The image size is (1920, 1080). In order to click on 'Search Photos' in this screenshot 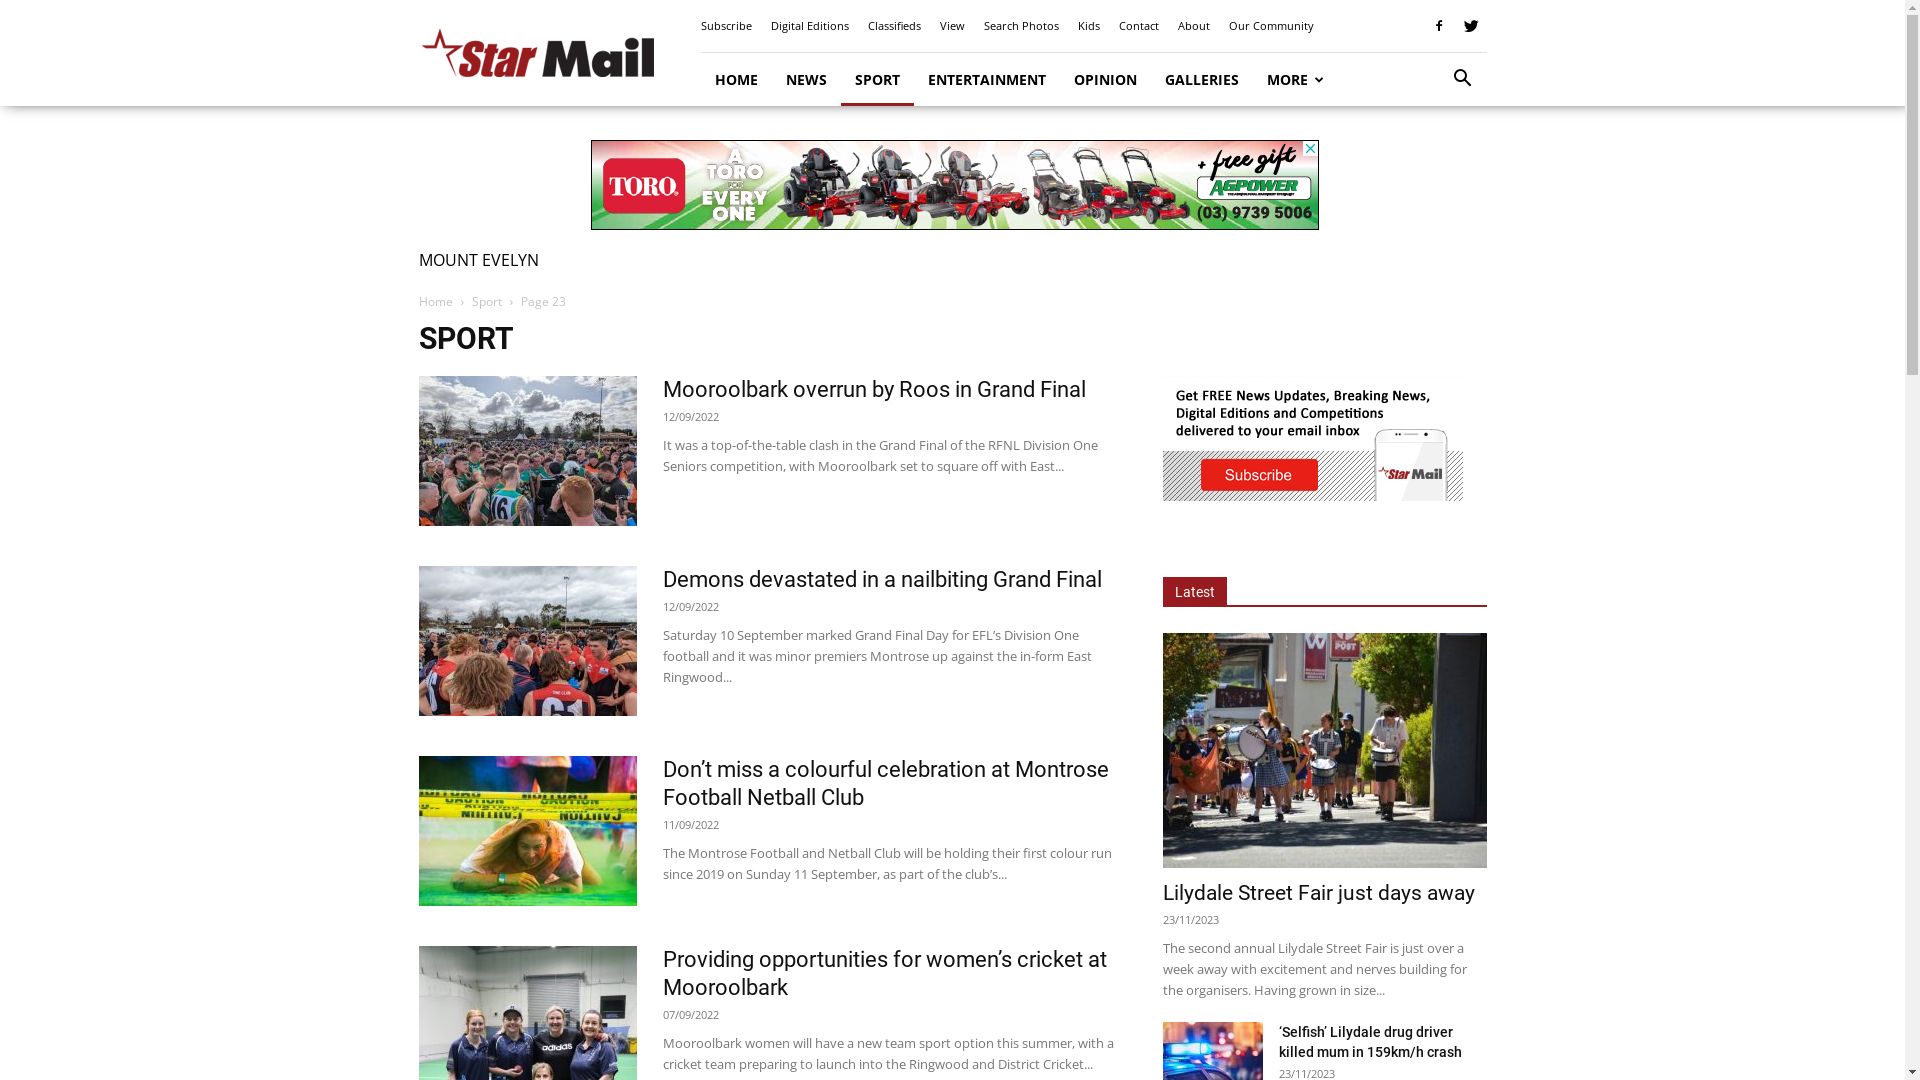, I will do `click(1021, 25)`.